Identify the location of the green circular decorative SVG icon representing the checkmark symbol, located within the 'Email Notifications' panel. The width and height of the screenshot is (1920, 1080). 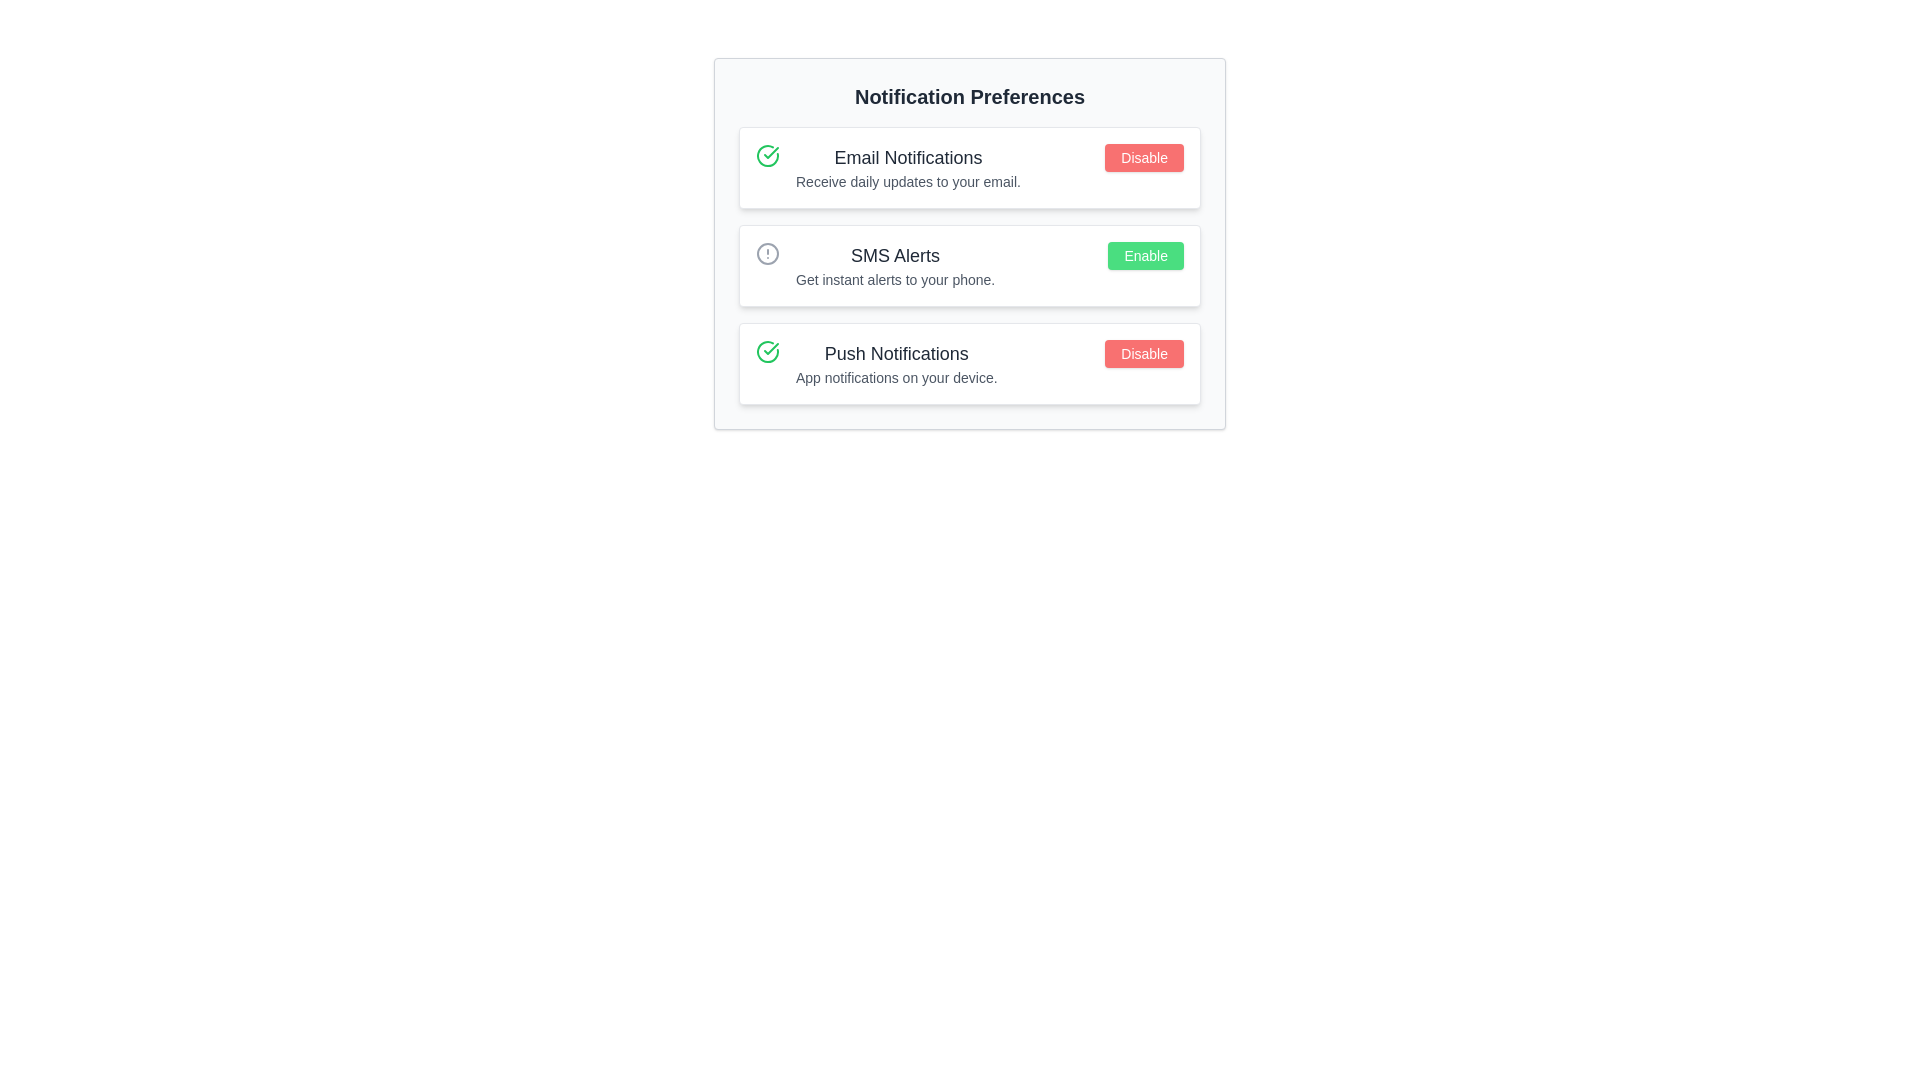
(767, 154).